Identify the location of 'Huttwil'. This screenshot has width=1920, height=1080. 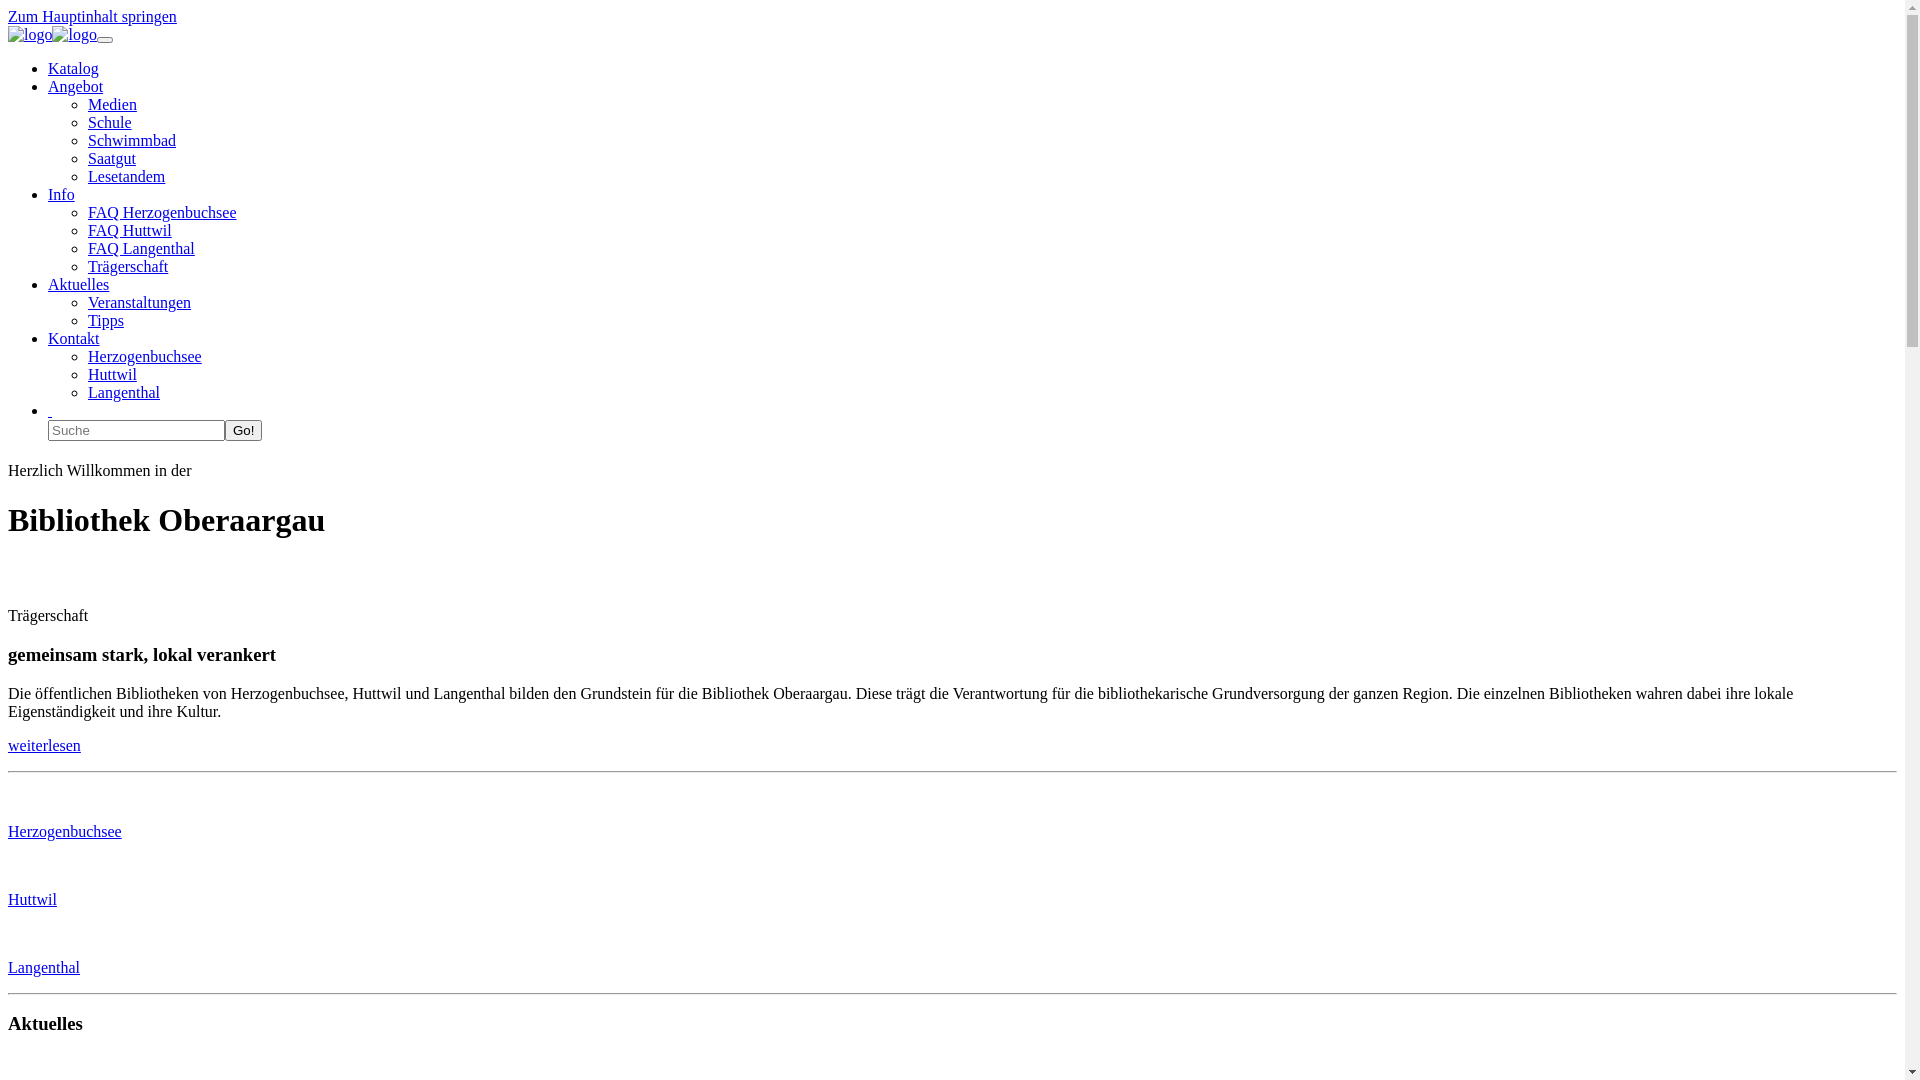
(111, 374).